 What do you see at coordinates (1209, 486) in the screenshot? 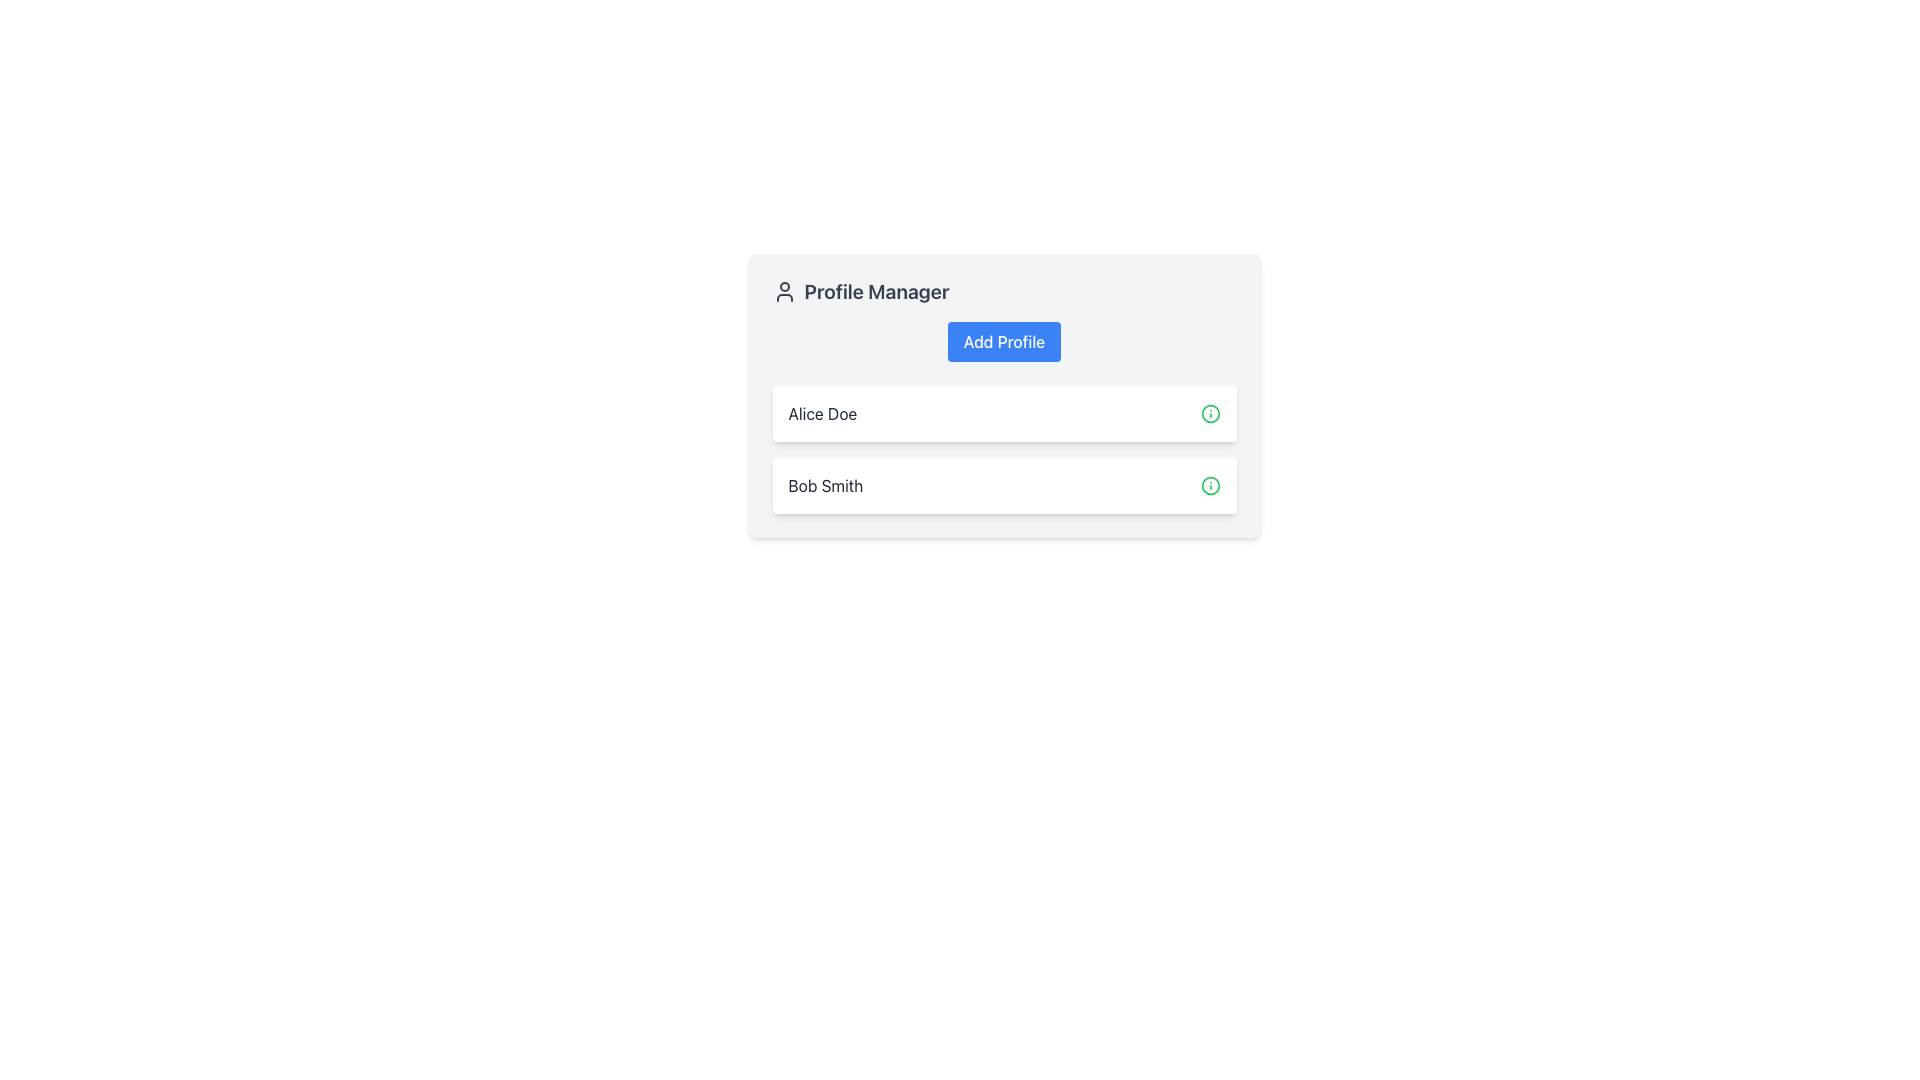
I see `the informational icon located to the right of the profile 'Bob Smith' in the Profile Manager section` at bounding box center [1209, 486].